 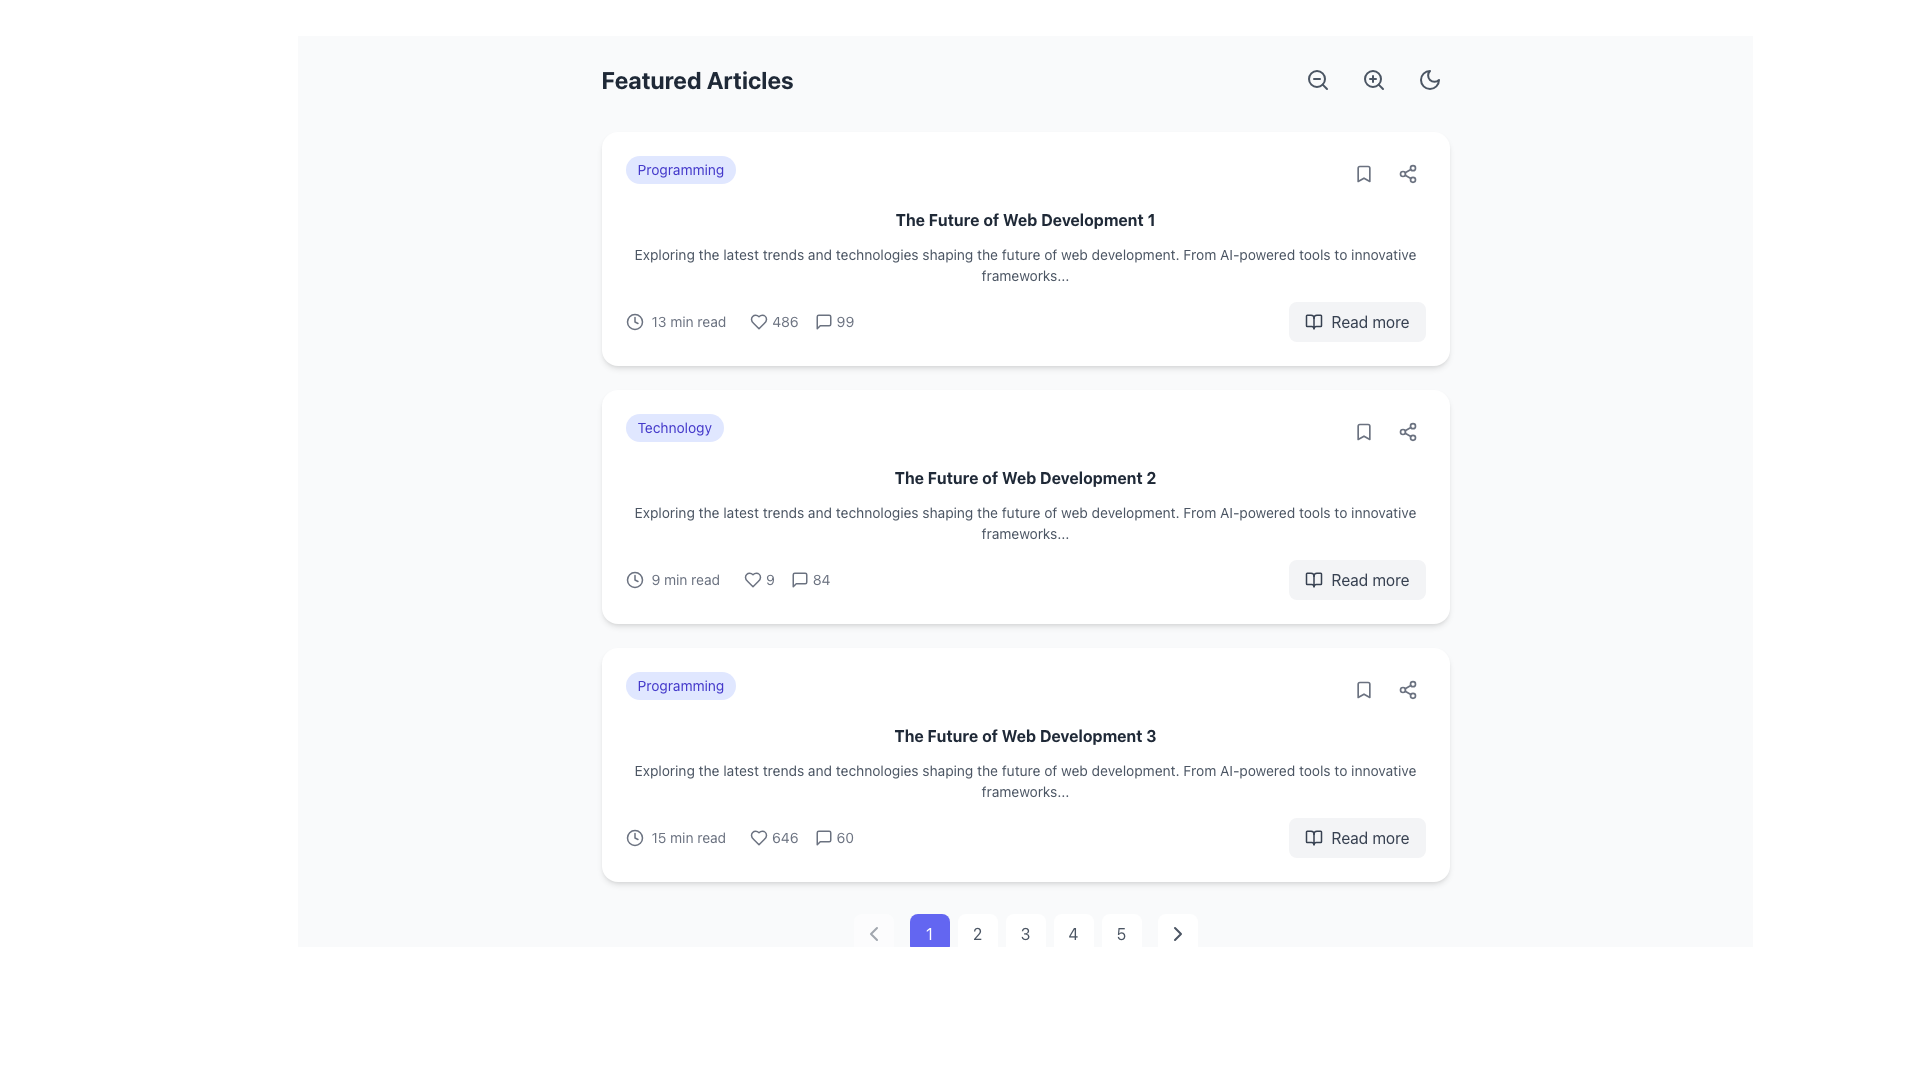 I want to click on the rectangular button with rounded corners labeled 'Read more' that appears in the bottom-right corner of the card for 'The Future of Web Development 1', so click(x=1357, y=320).